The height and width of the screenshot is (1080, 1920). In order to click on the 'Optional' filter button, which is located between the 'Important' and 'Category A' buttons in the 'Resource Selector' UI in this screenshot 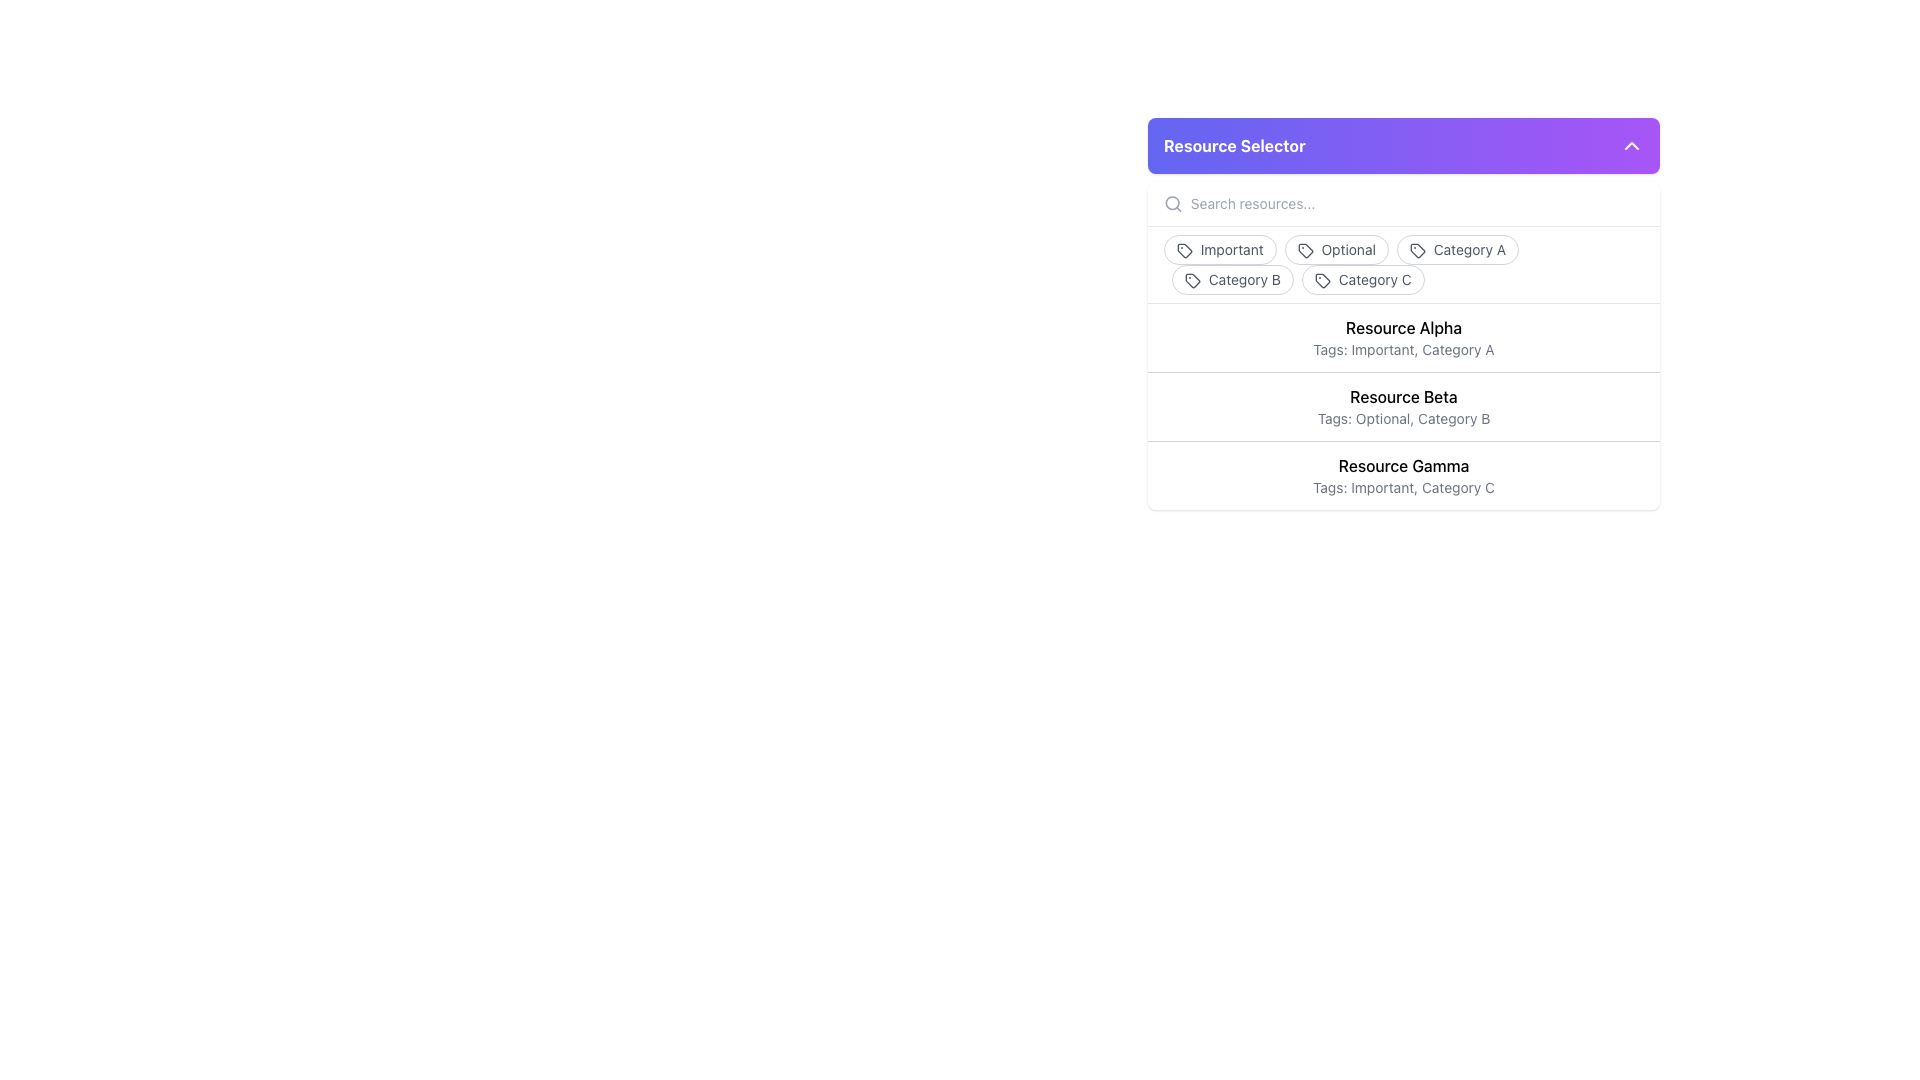, I will do `click(1336, 249)`.